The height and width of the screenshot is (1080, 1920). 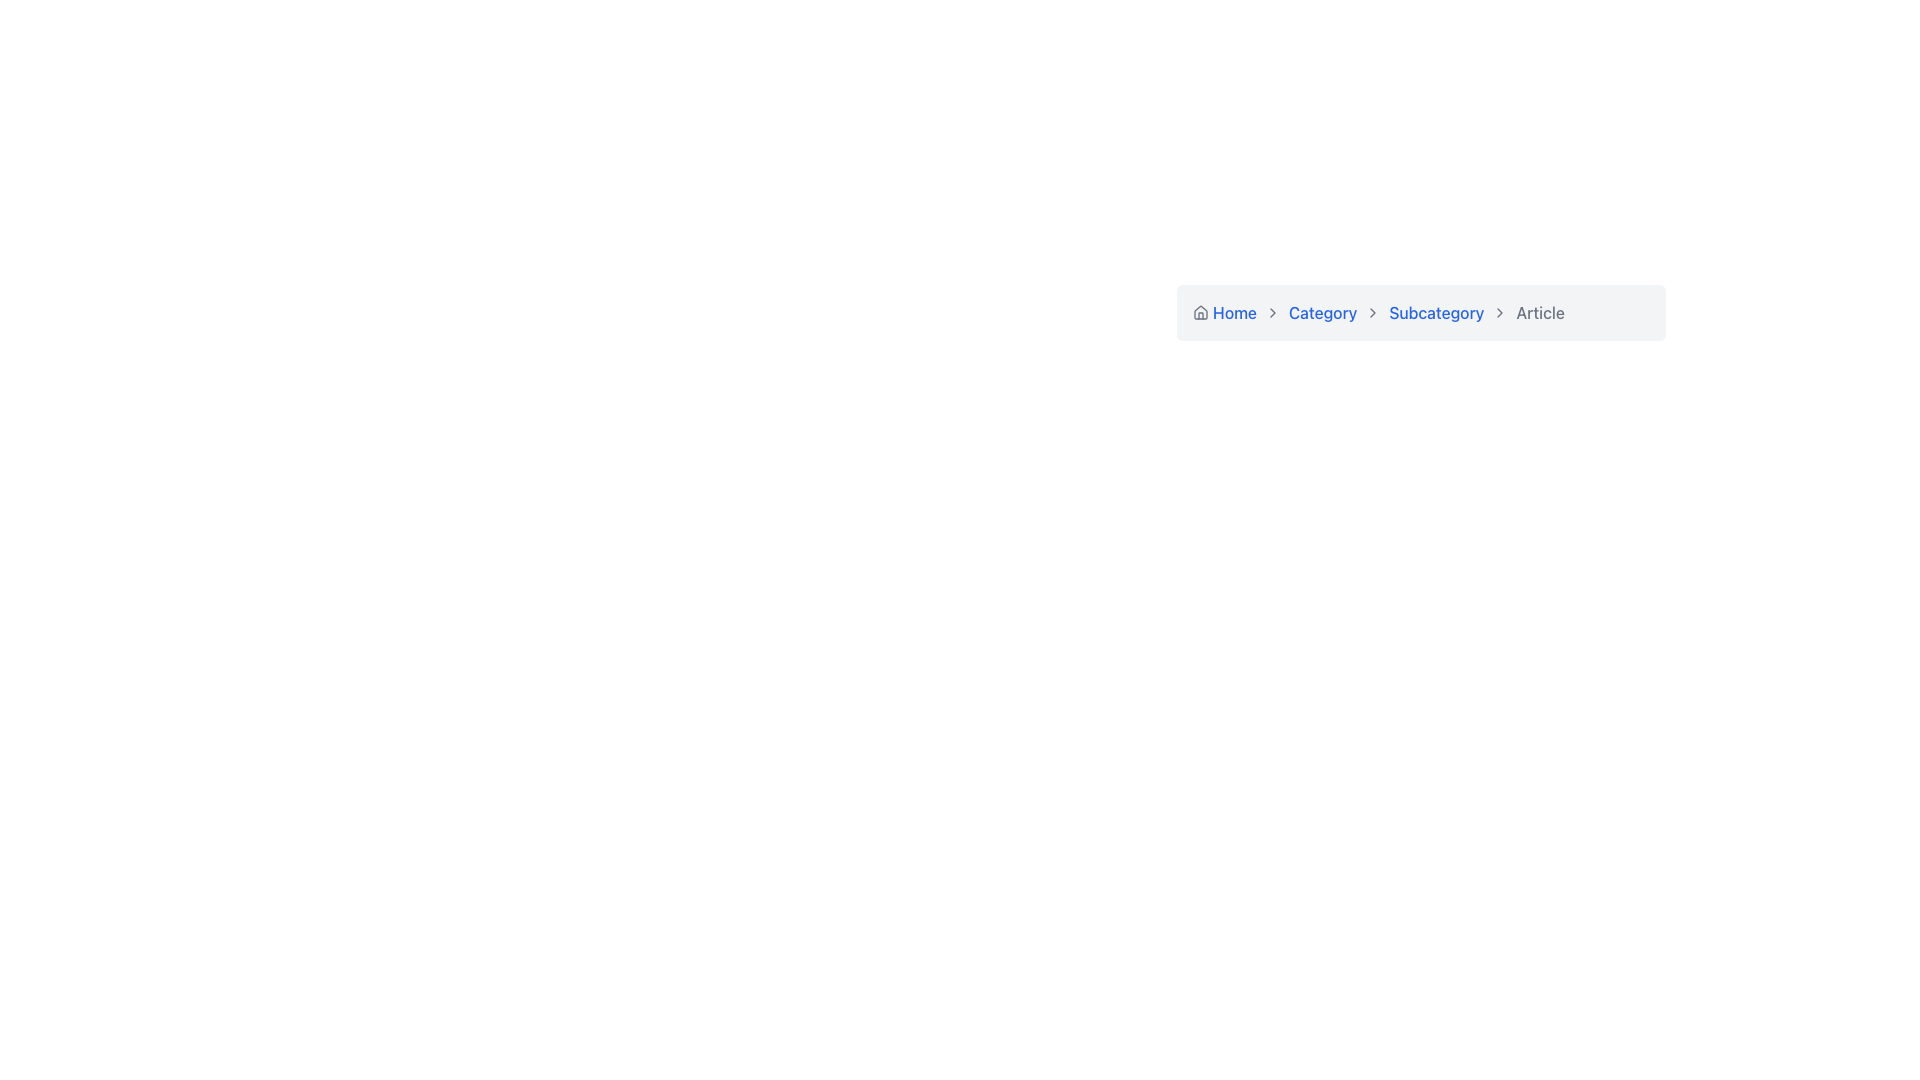 I want to click on the home icon located in the breadcrumb navigation bar at the top-left of the layout, so click(x=1200, y=312).